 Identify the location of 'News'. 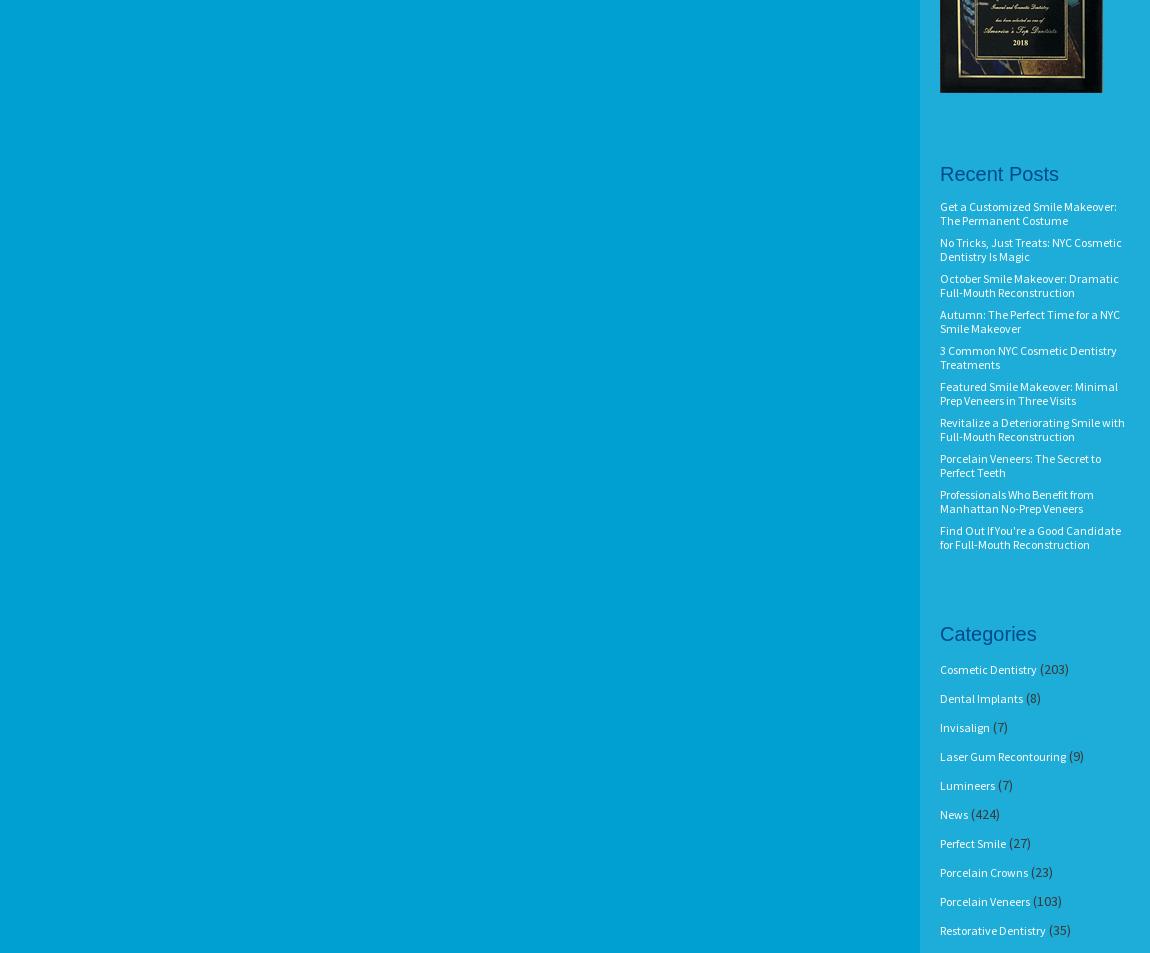
(954, 814).